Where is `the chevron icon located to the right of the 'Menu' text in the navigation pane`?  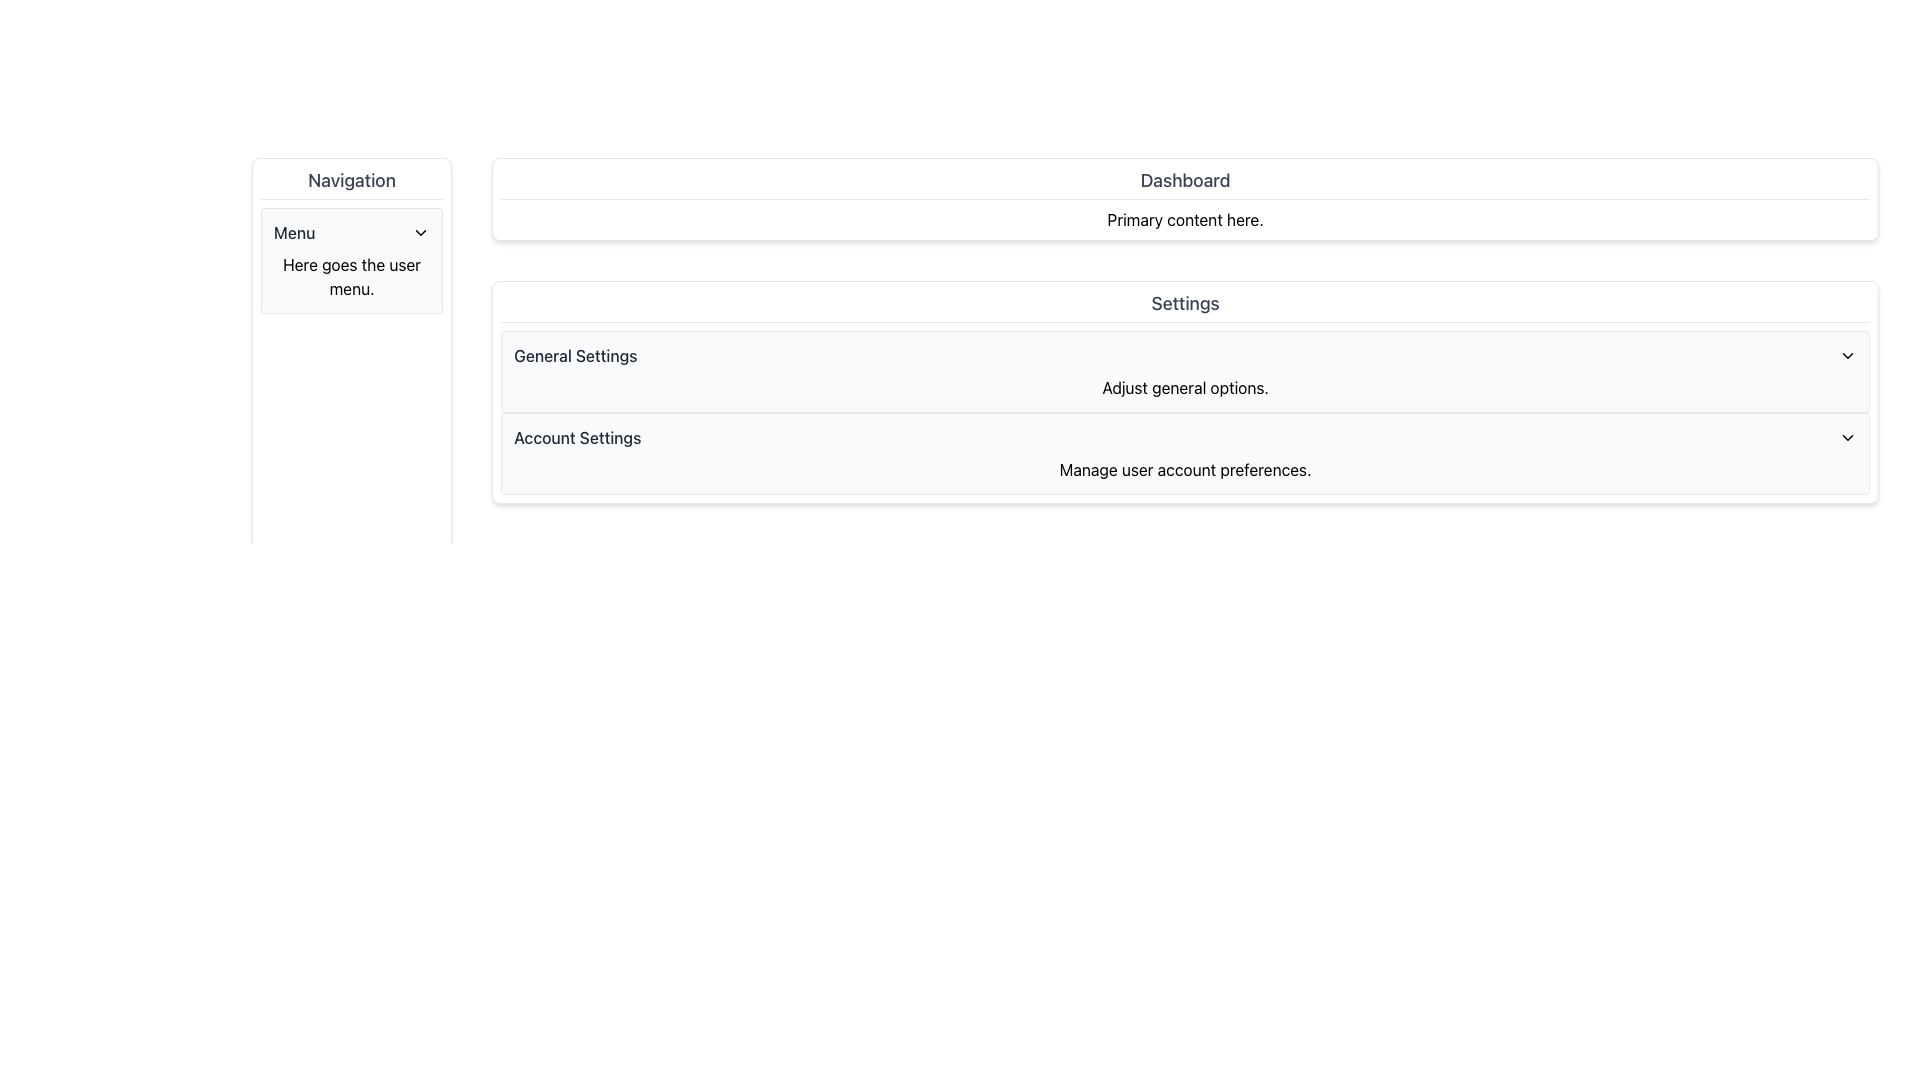 the chevron icon located to the right of the 'Menu' text in the navigation pane is located at coordinates (420, 231).